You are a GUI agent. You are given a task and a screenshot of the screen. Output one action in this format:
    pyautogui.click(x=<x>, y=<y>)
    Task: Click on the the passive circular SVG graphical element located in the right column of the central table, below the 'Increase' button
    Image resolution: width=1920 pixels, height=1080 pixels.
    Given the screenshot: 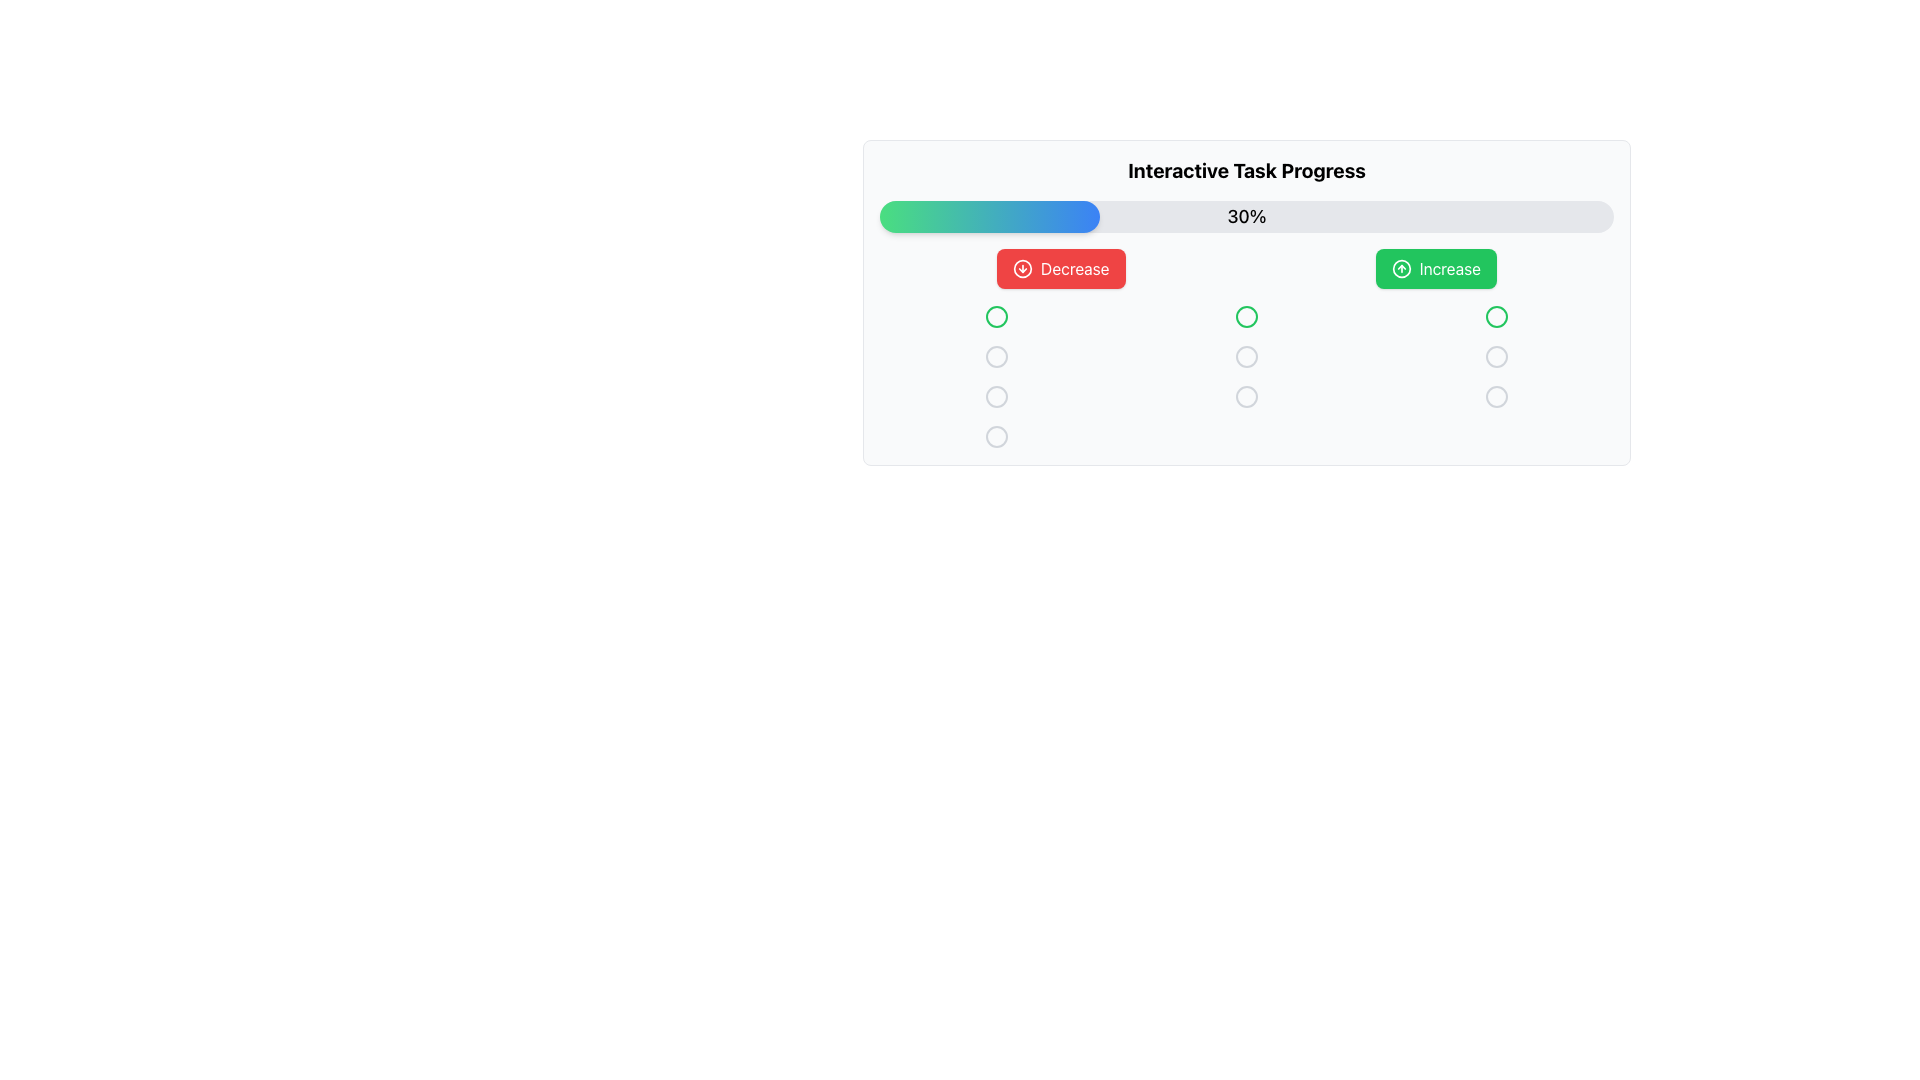 What is the action you would take?
    pyautogui.click(x=1246, y=356)
    